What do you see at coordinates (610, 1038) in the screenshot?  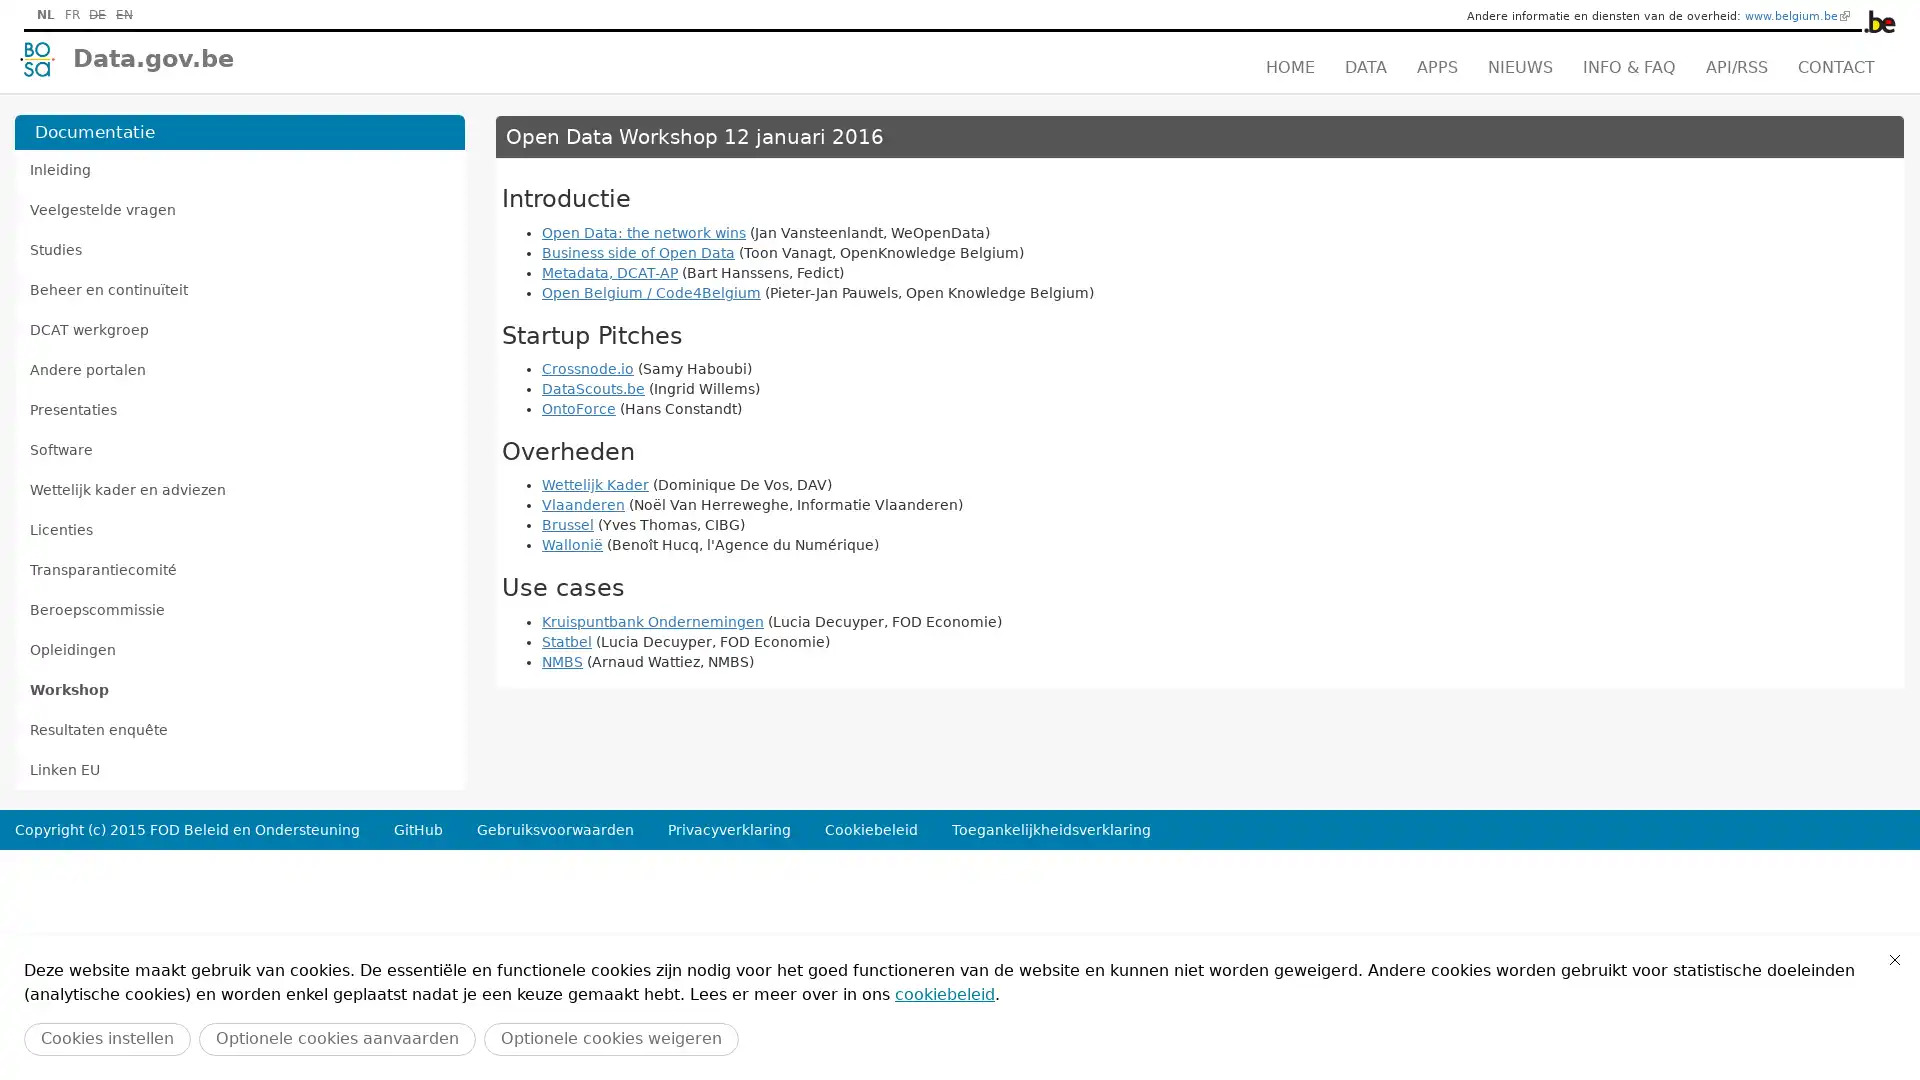 I see `Optionele cookies weigeren` at bounding box center [610, 1038].